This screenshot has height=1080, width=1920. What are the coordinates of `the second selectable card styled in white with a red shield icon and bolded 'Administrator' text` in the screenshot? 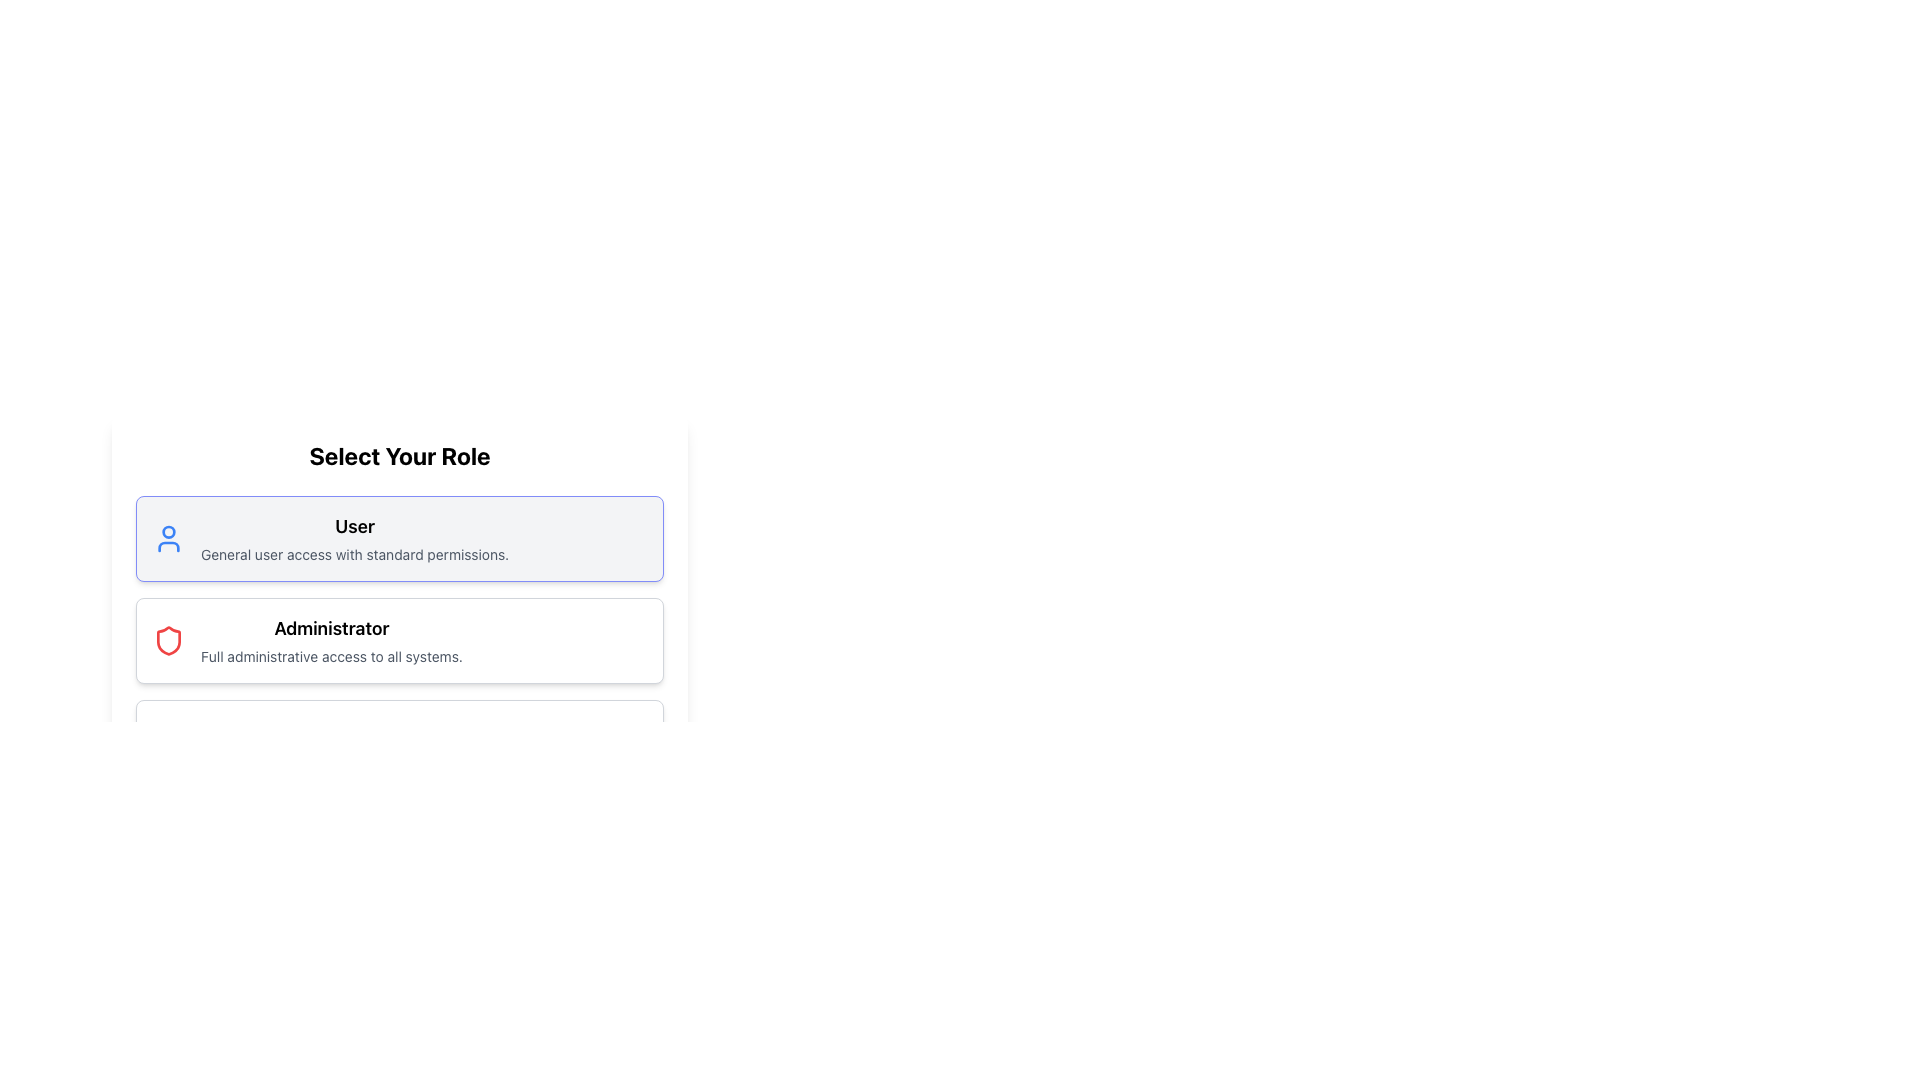 It's located at (399, 648).